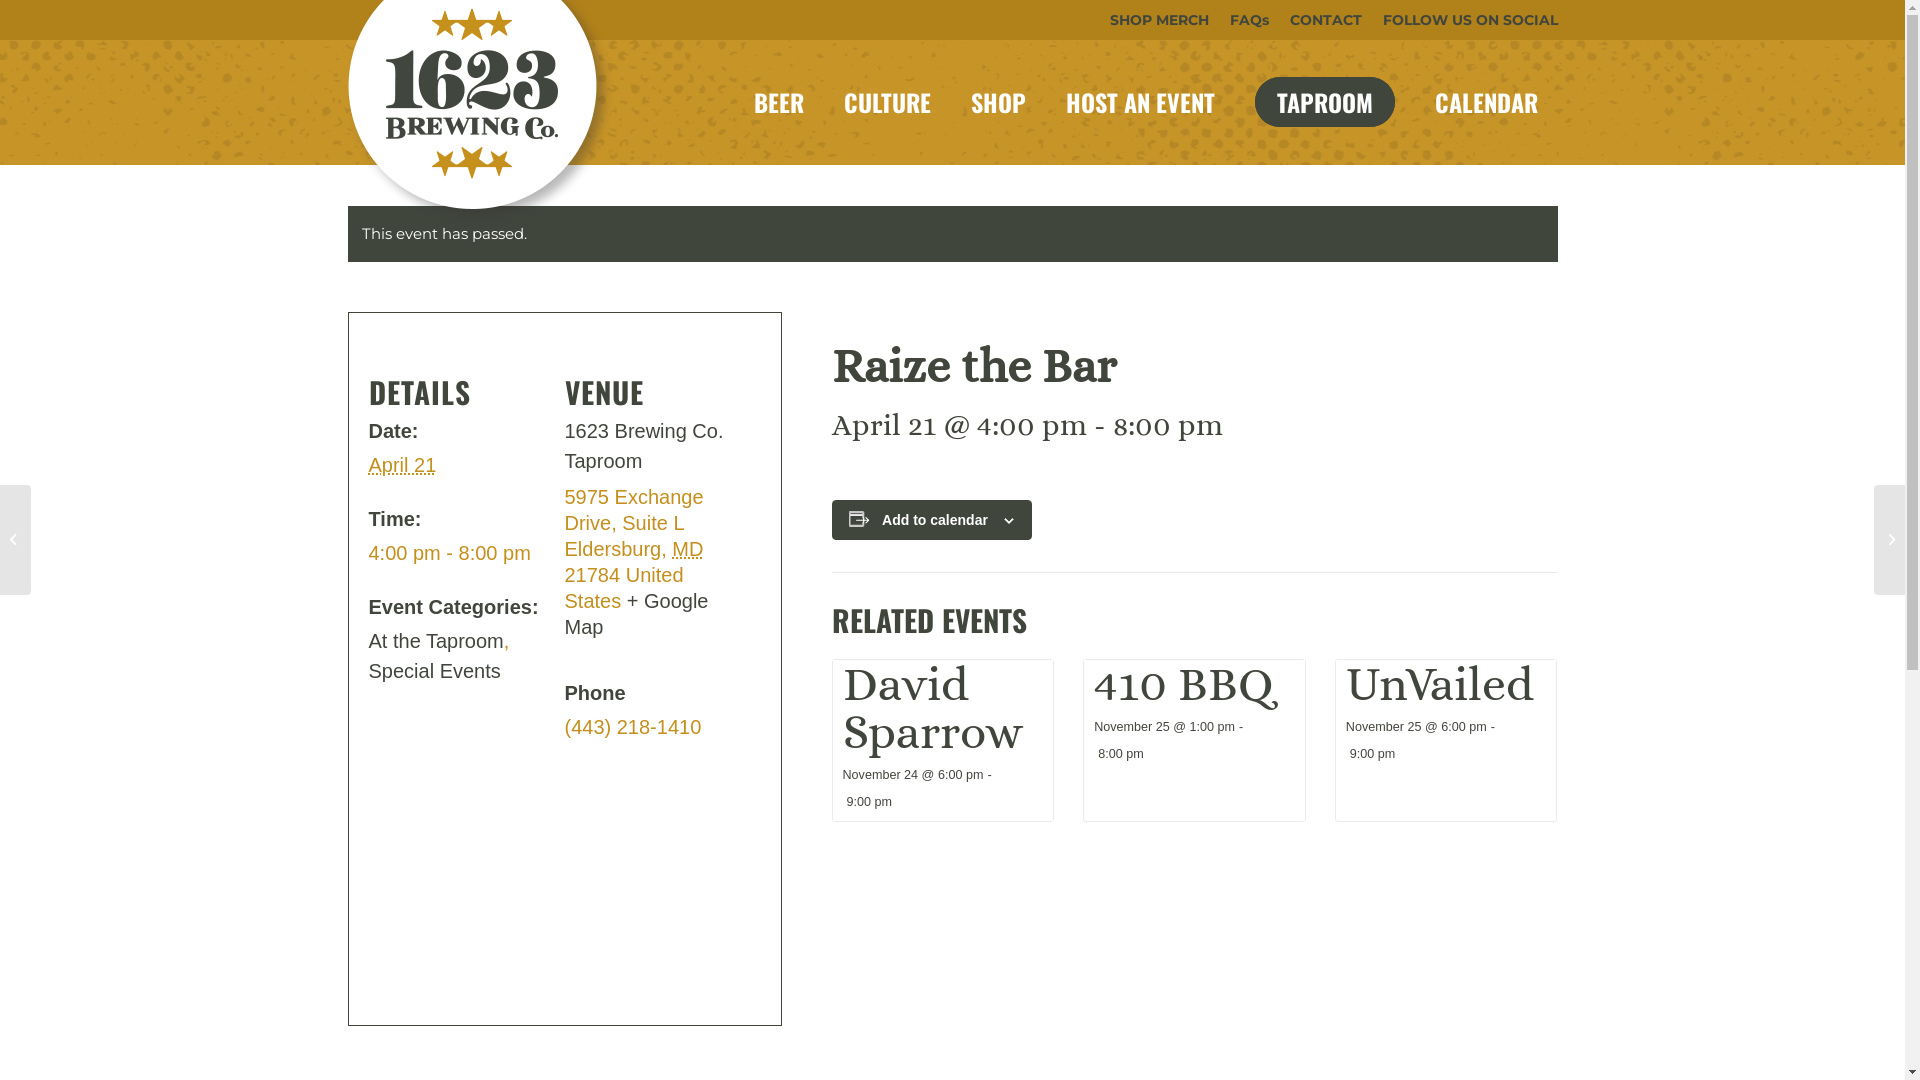  I want to click on 'SHOP MERCH', so click(1159, 19).